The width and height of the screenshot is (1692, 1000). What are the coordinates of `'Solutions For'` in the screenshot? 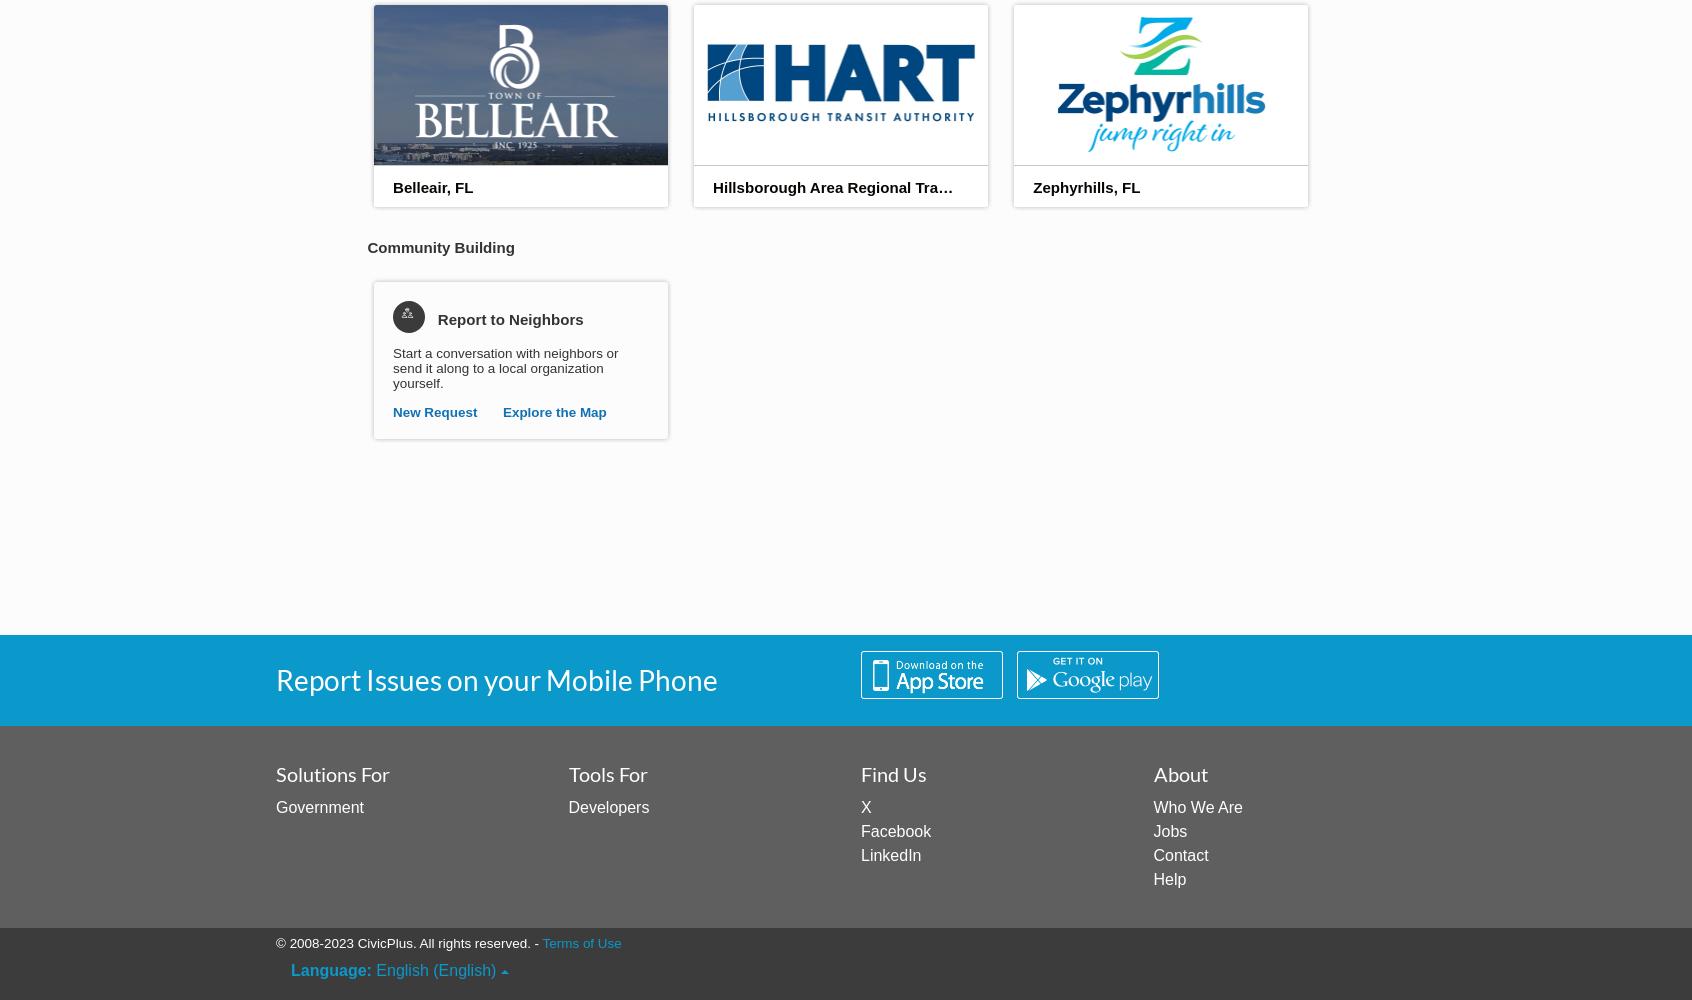 It's located at (331, 773).